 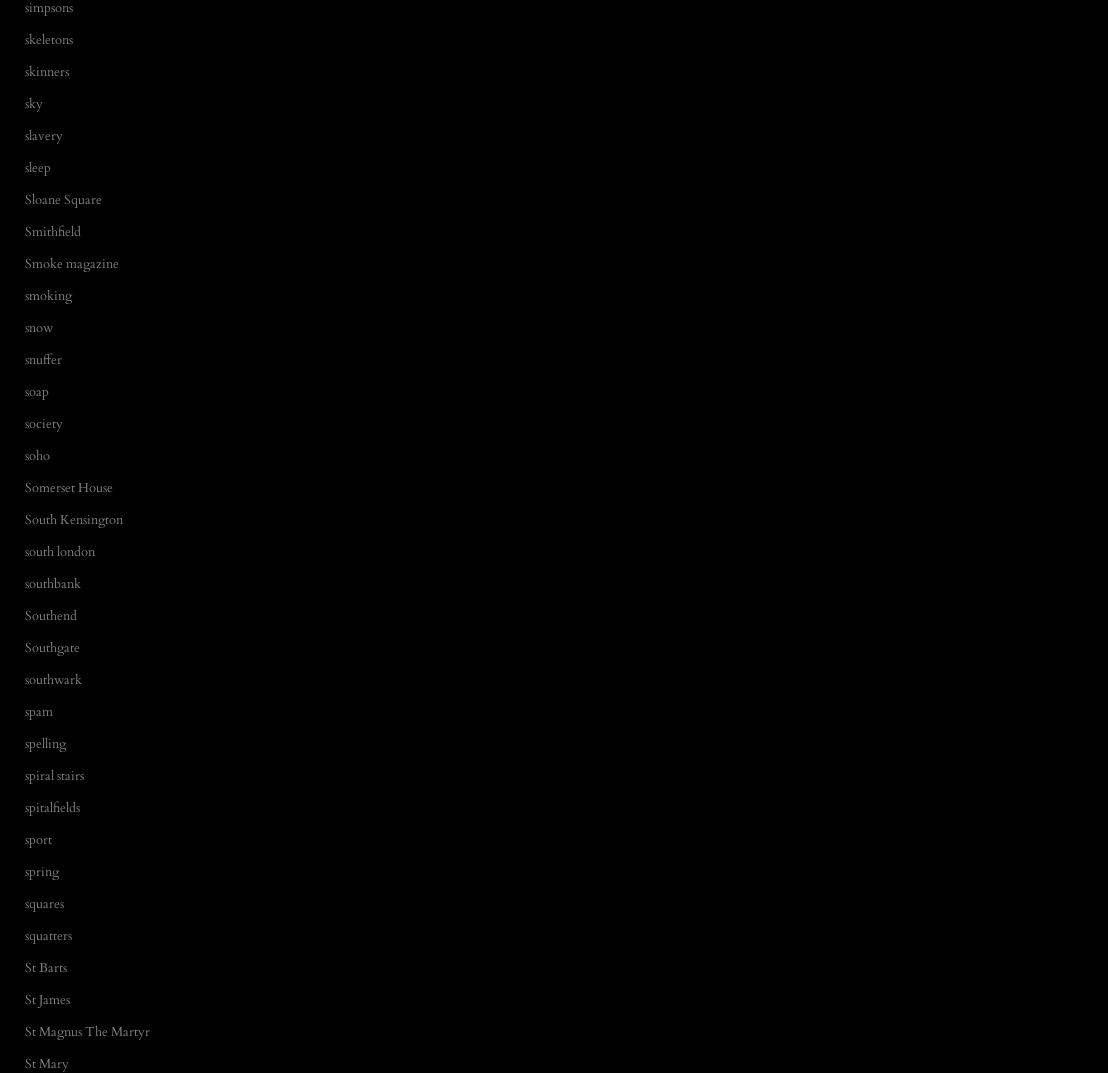 I want to click on 'spitalfields', so click(x=25, y=807).